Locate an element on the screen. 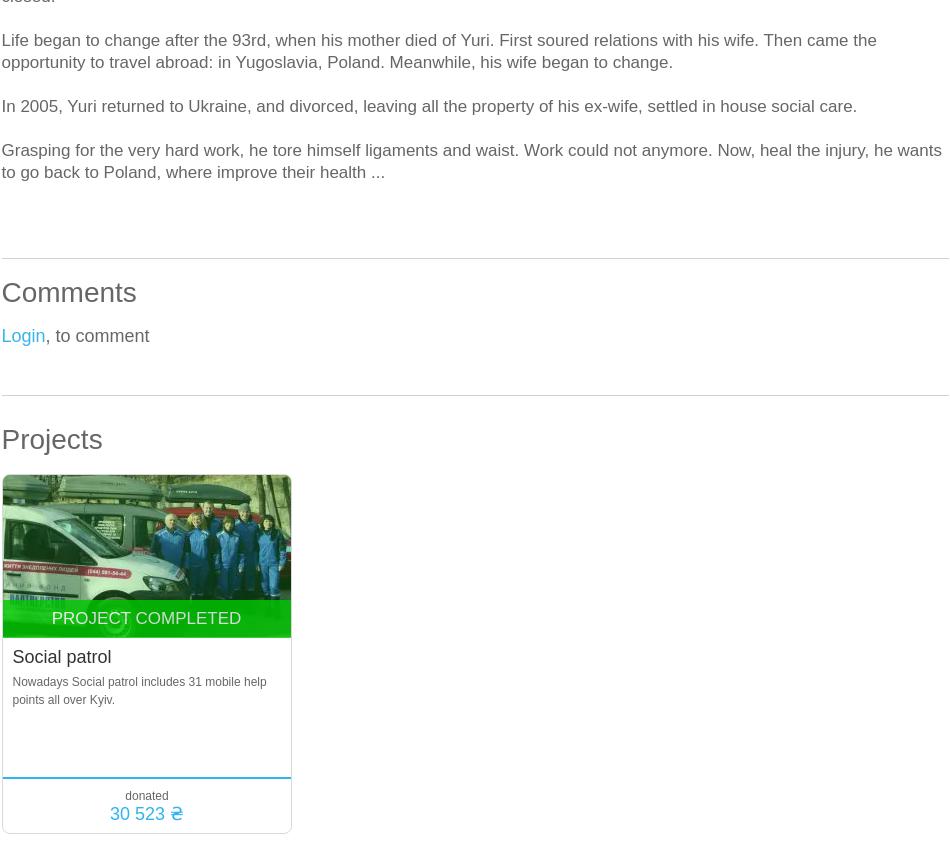 The image size is (950, 849). 'Life began to change after the 93rd, when his mother died of Yuri. First soured relations with his wife. Then came the opportunity to travel abroad: in Yugoslavia, Poland. Meanwhile, his wife began to change.' is located at coordinates (437, 51).